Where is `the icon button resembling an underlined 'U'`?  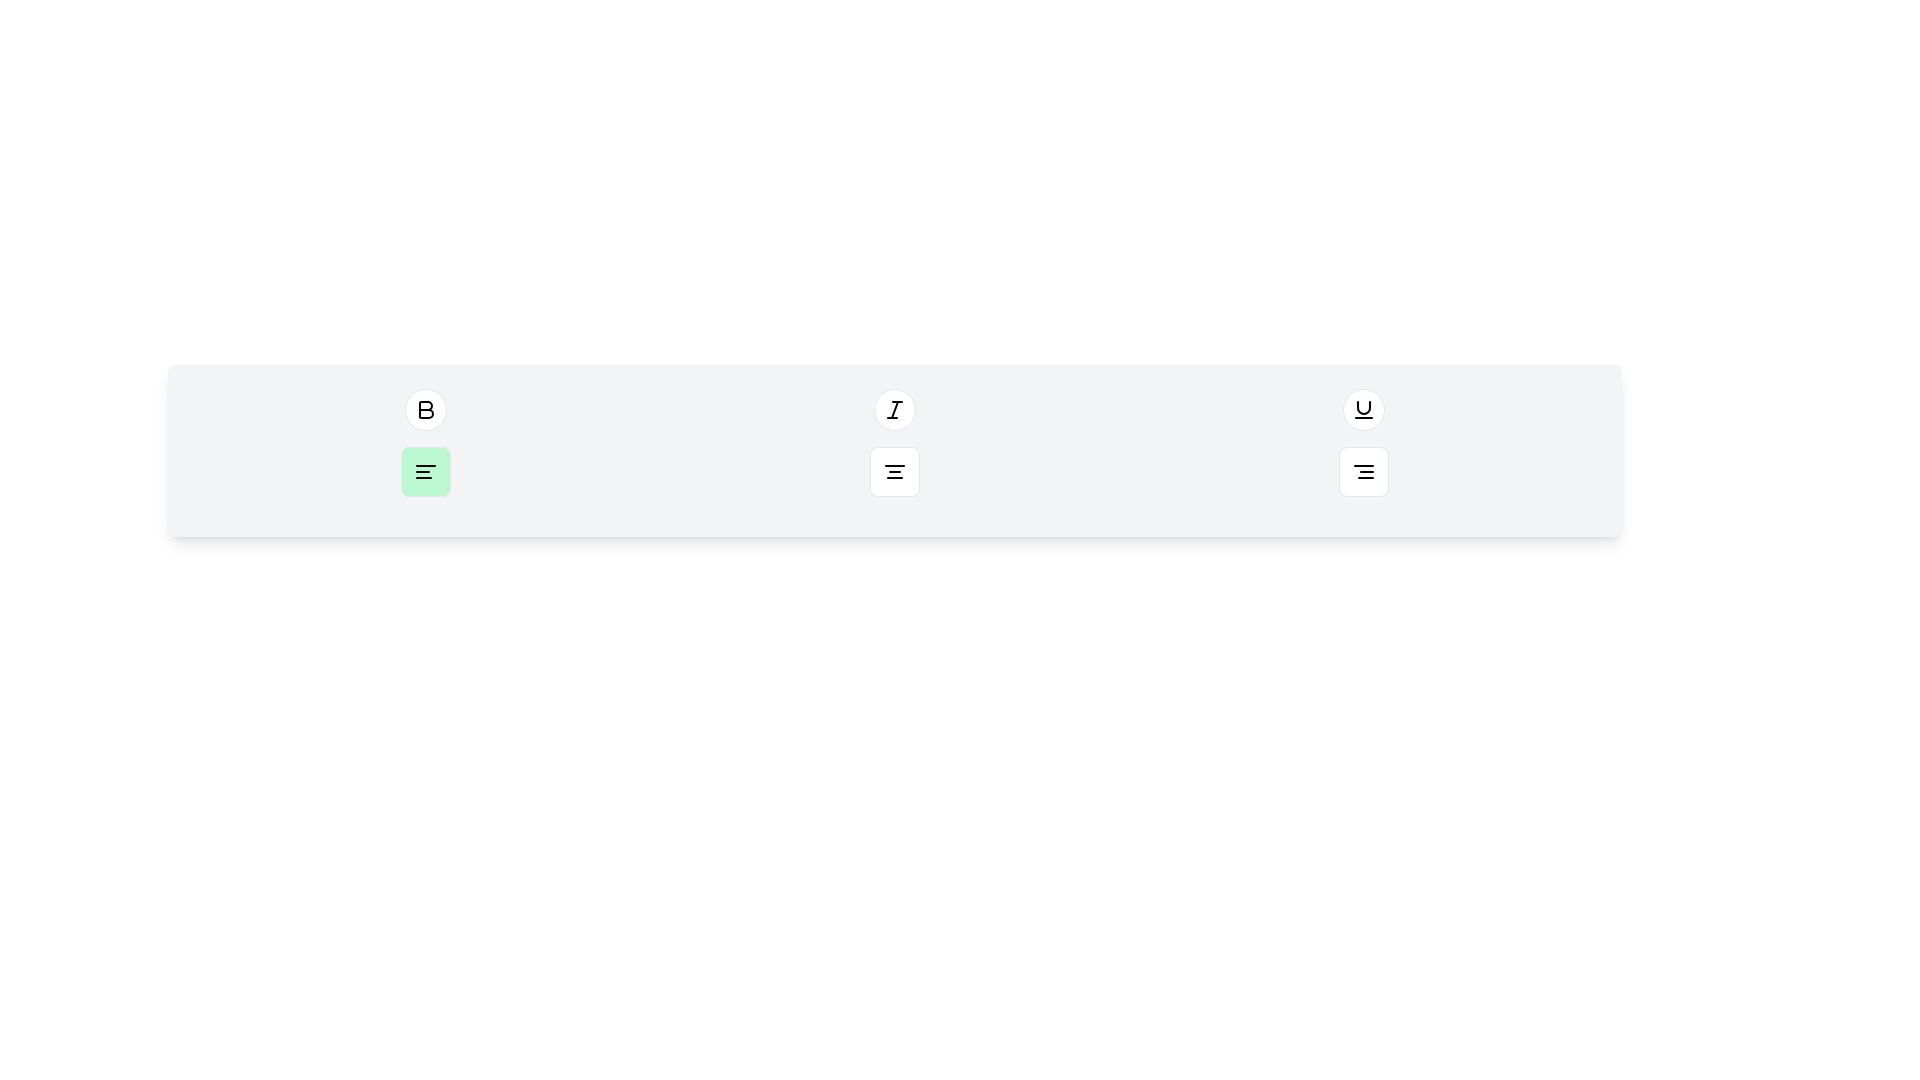 the icon button resembling an underlined 'U' is located at coordinates (1362, 408).